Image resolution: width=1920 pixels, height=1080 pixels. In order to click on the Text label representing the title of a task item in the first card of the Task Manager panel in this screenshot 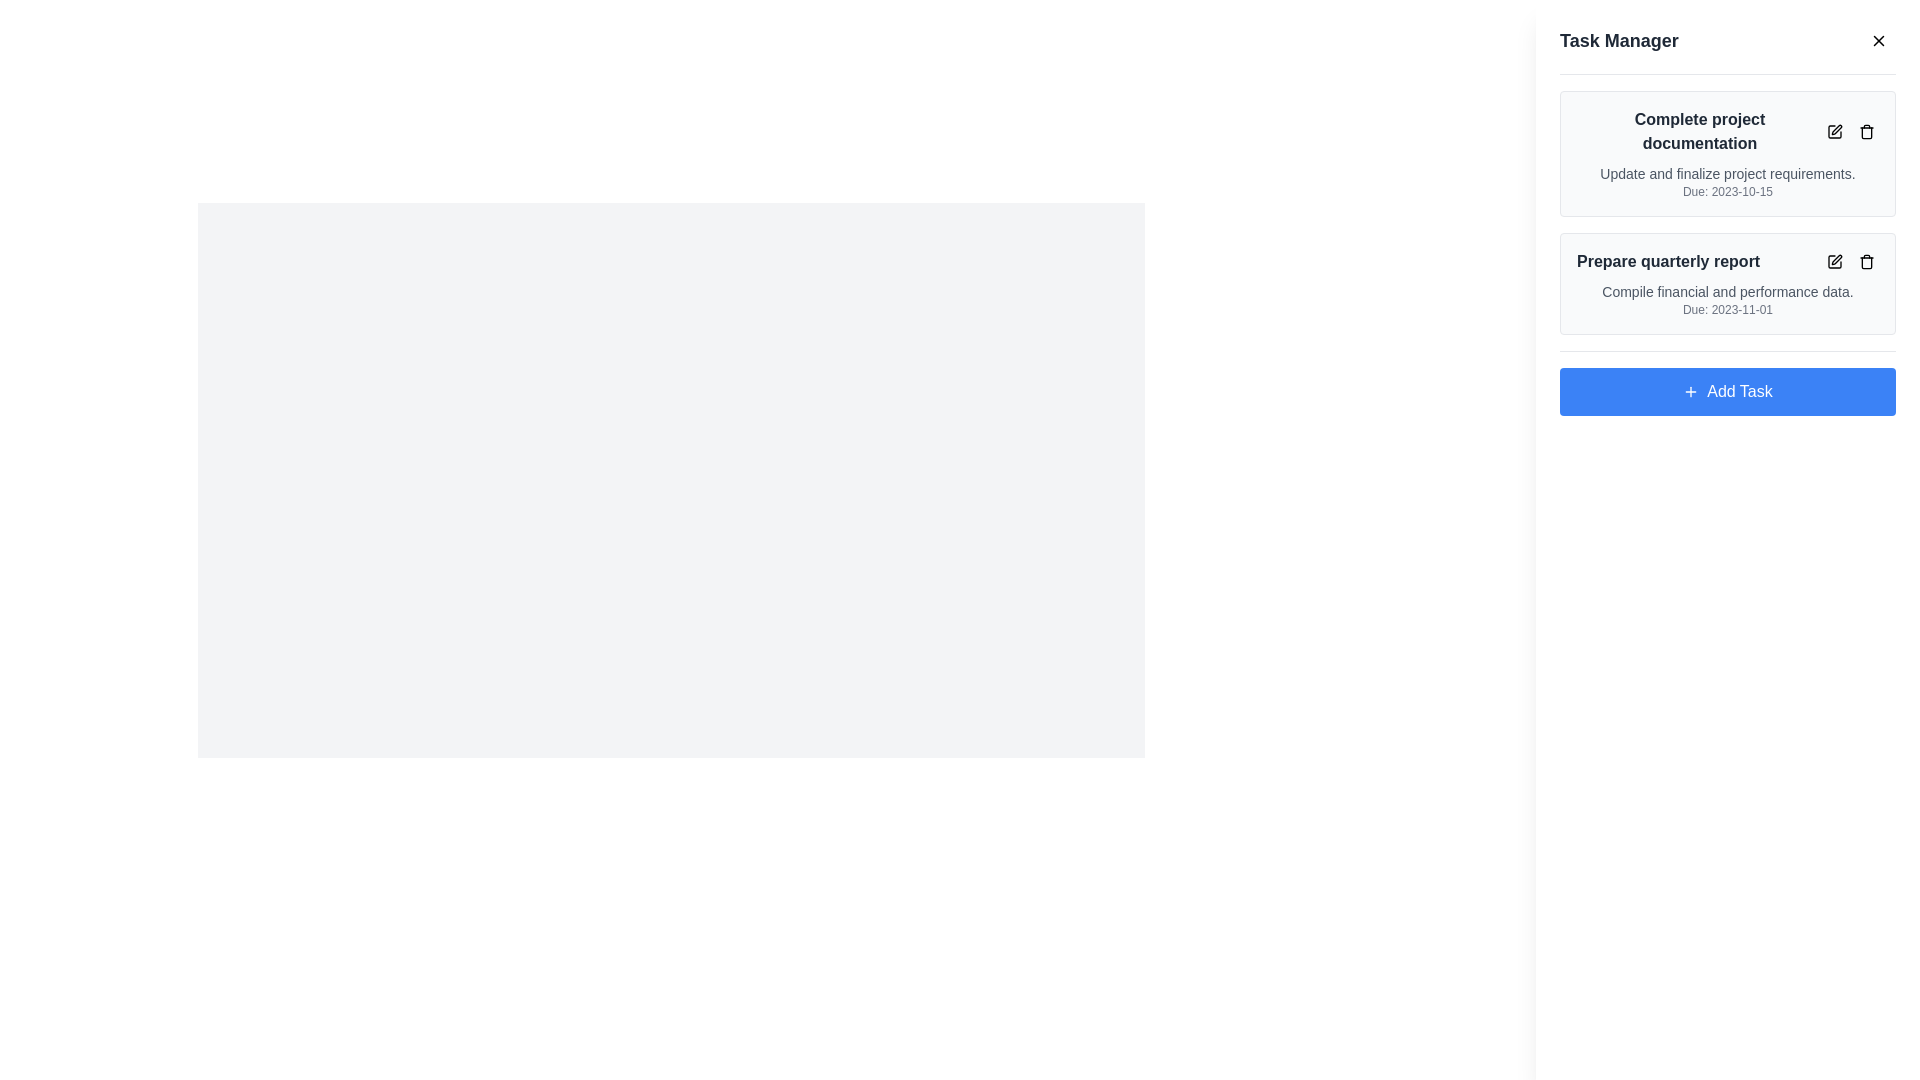, I will do `click(1727, 131)`.